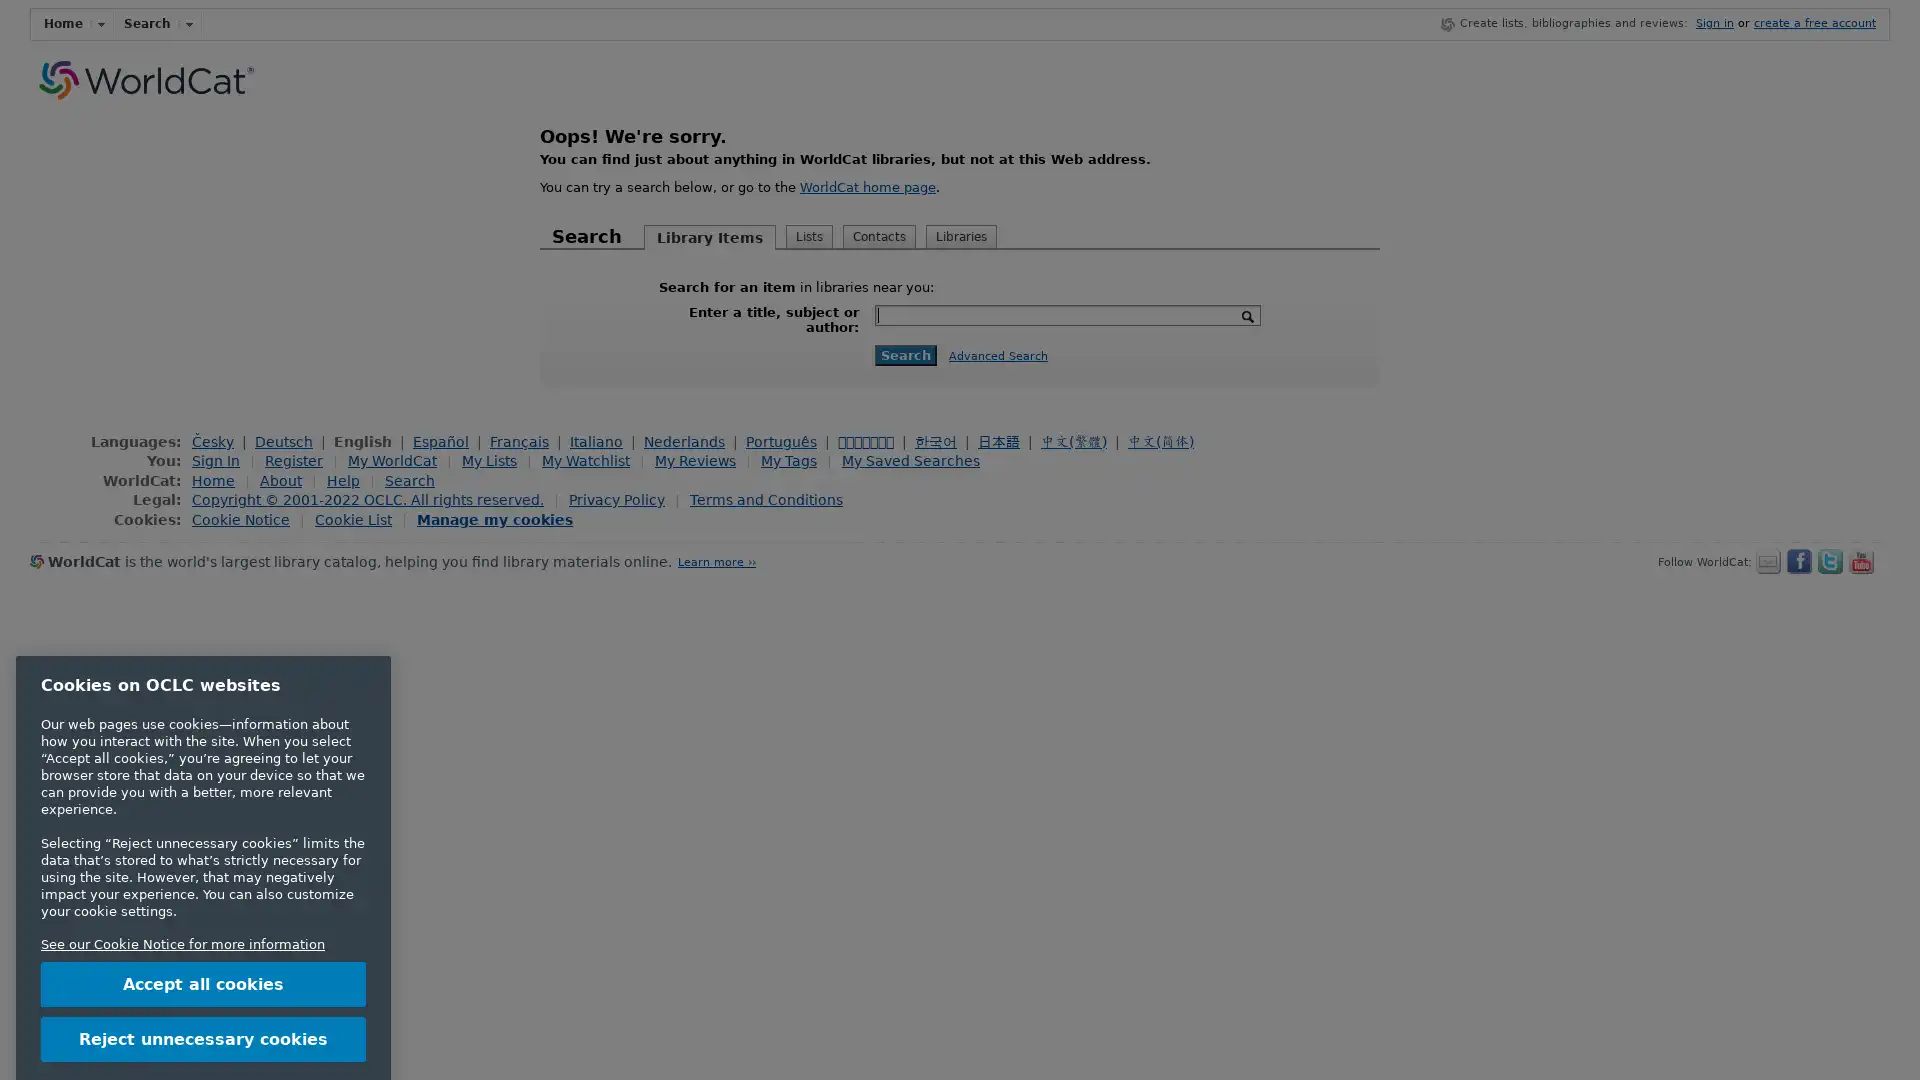  I want to click on Accept all cookies, so click(203, 894).